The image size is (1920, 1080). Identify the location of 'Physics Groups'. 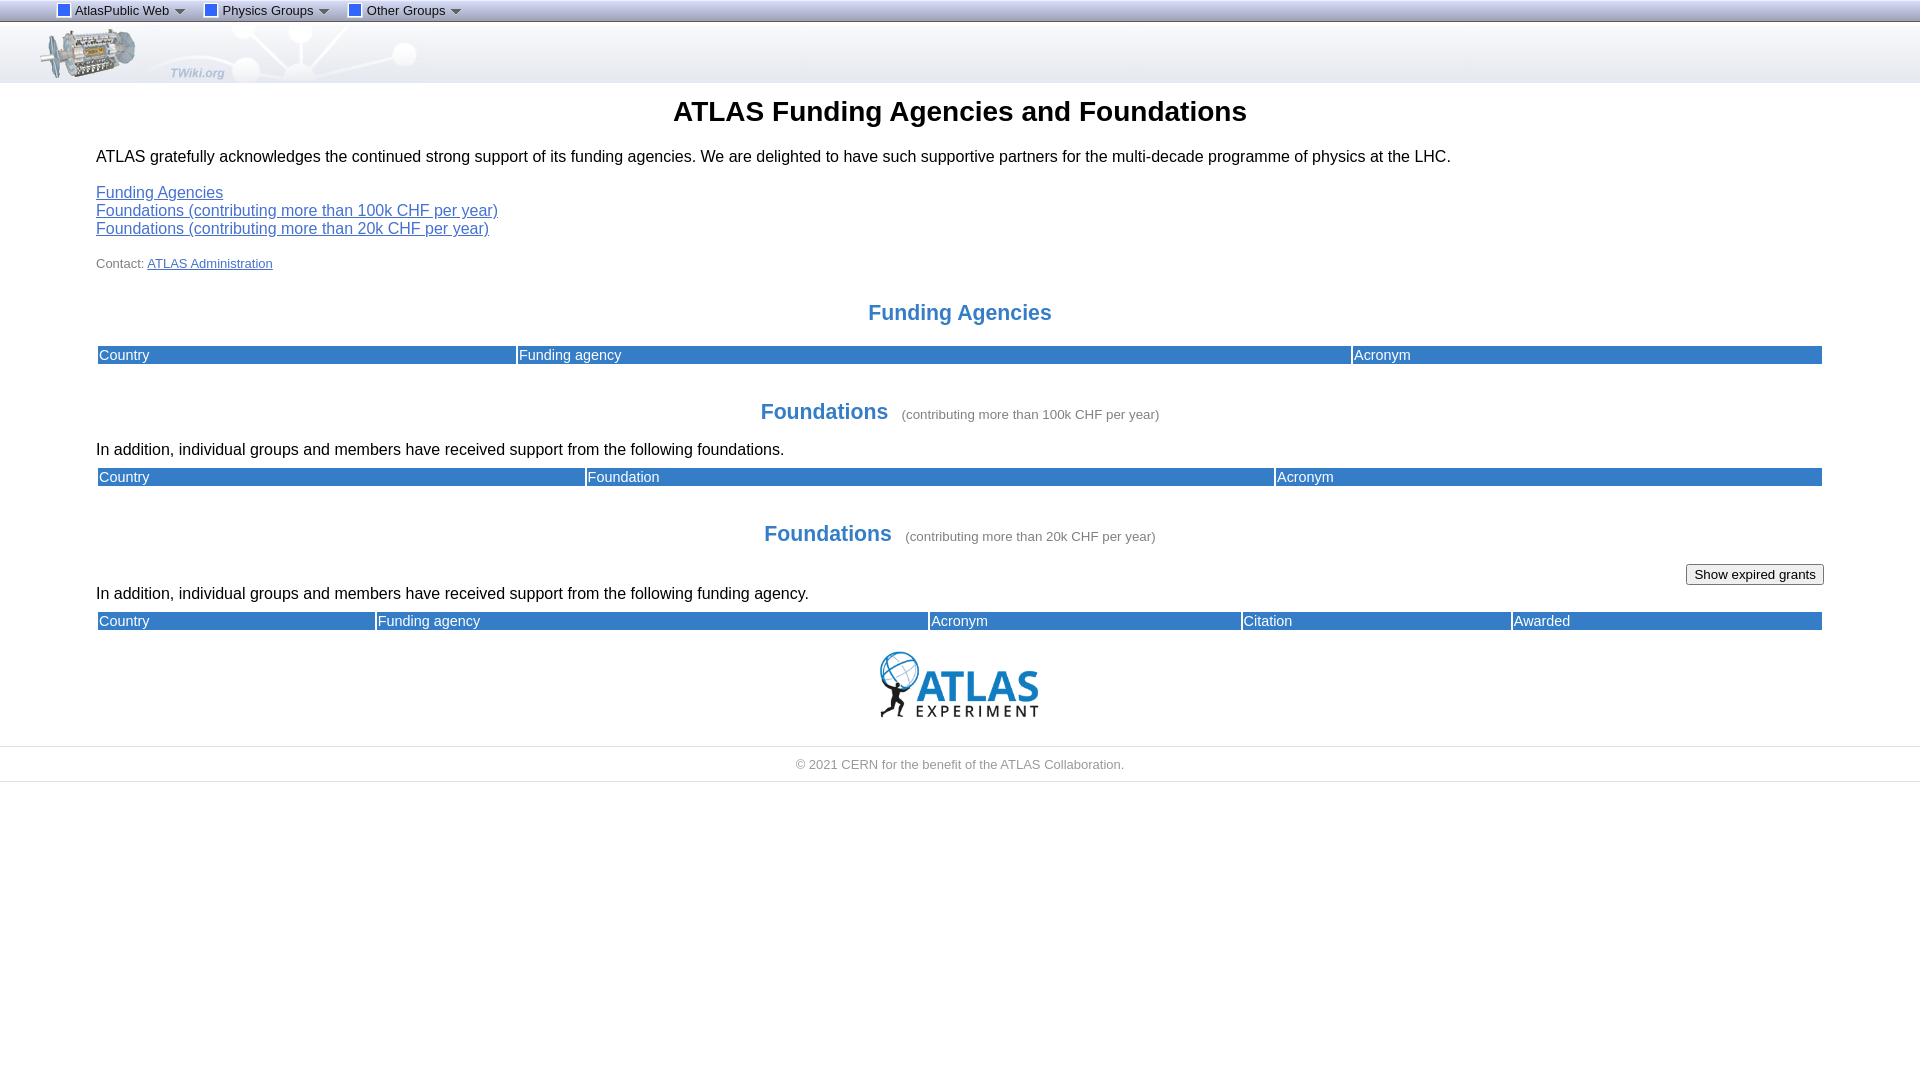
(195, 10).